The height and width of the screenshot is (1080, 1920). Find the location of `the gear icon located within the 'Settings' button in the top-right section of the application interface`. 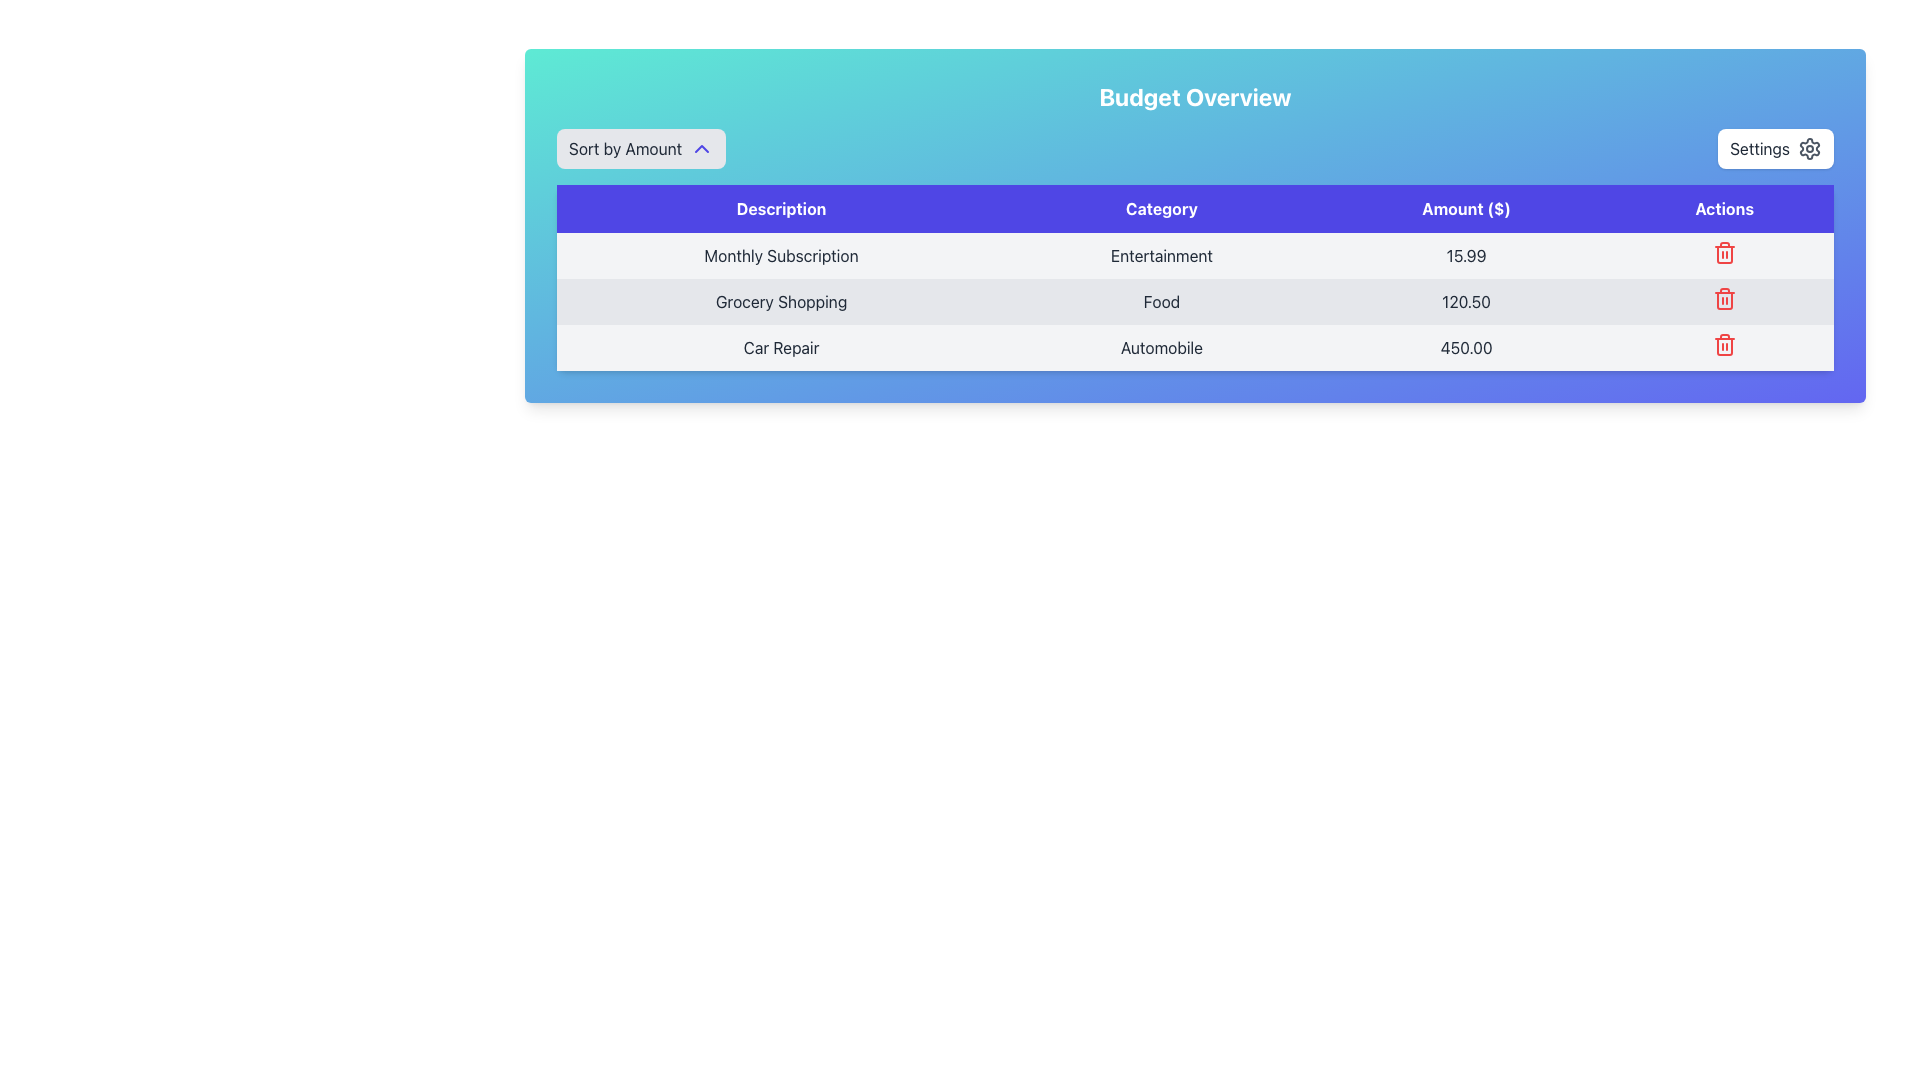

the gear icon located within the 'Settings' button in the top-right section of the application interface is located at coordinates (1809, 148).